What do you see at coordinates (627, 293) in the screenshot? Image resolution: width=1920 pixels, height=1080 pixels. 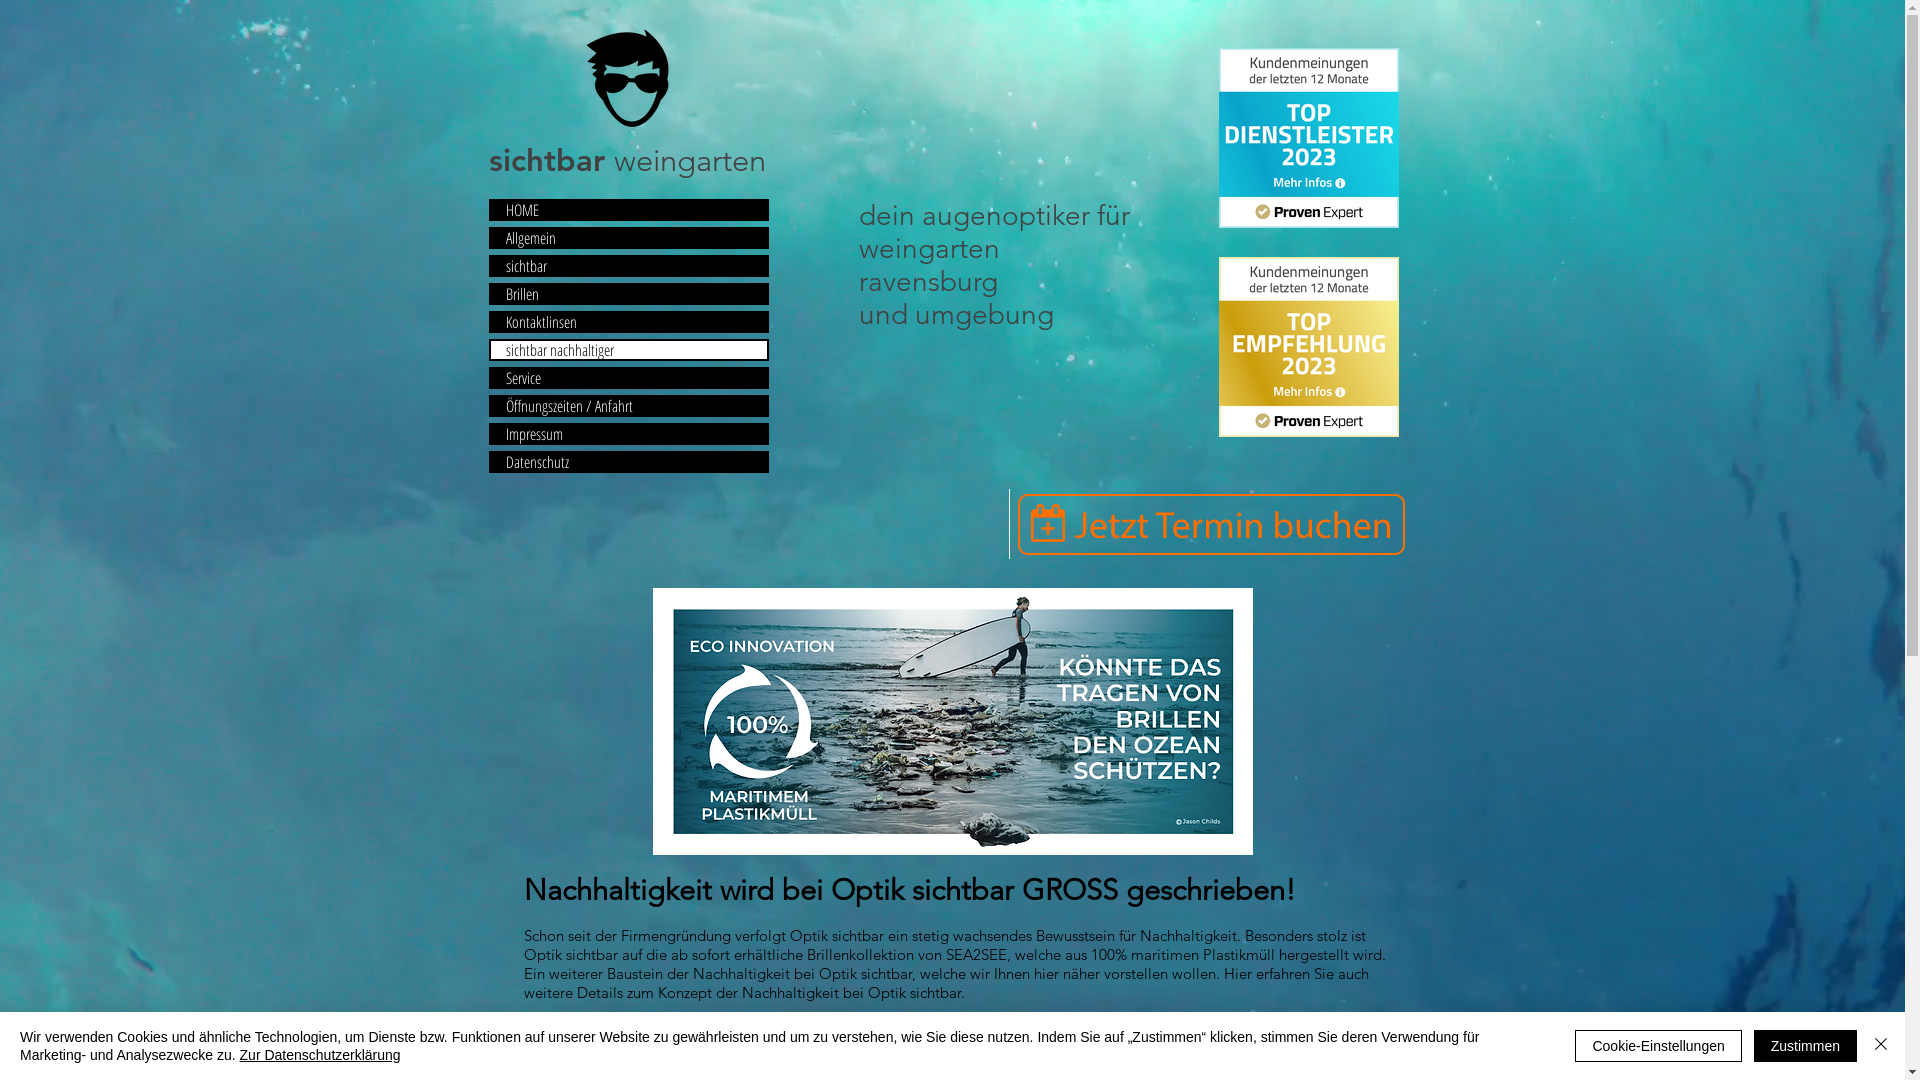 I see `'Brillen'` at bounding box center [627, 293].